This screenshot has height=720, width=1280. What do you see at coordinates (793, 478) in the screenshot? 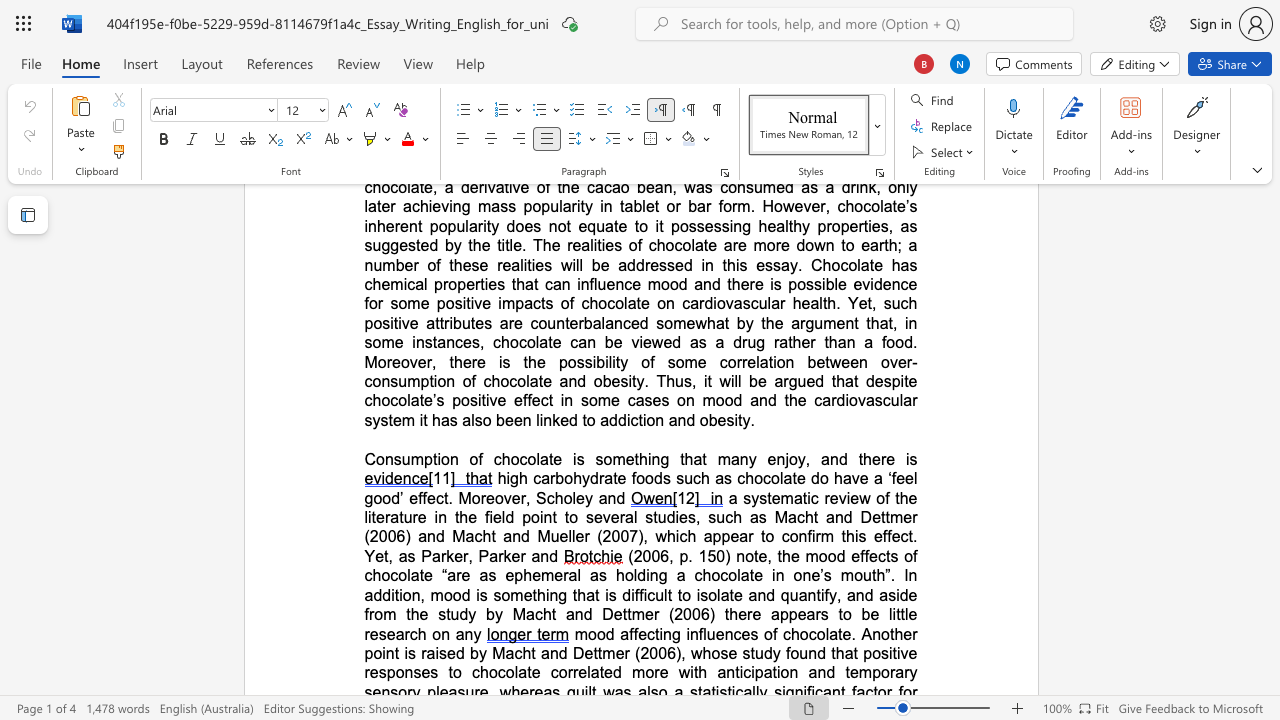
I see `the 2th character "t" in the text` at bounding box center [793, 478].